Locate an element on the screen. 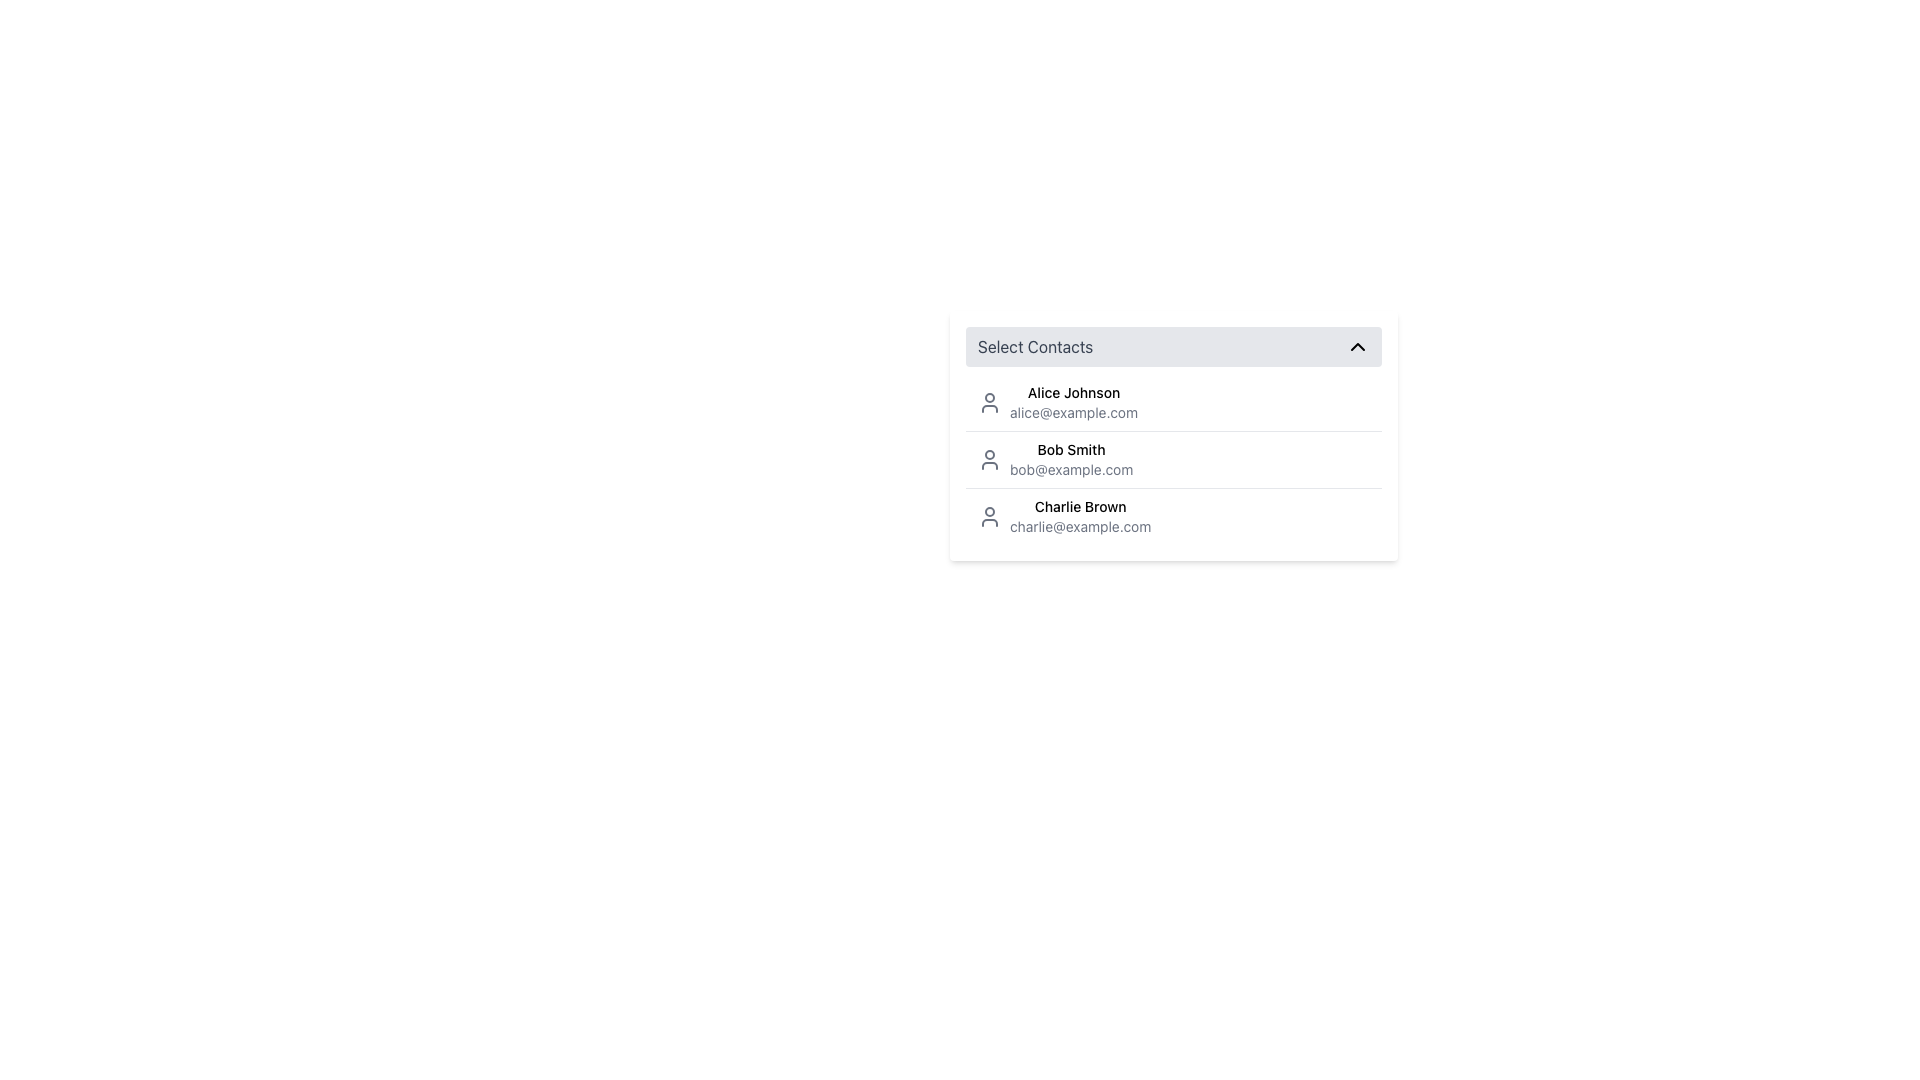 This screenshot has width=1920, height=1080. text label displaying the name of the contact located in the second item of the contact selection interface, positioned between 'Alice Johnson' and 'bob@example.com' is located at coordinates (1070, 450).